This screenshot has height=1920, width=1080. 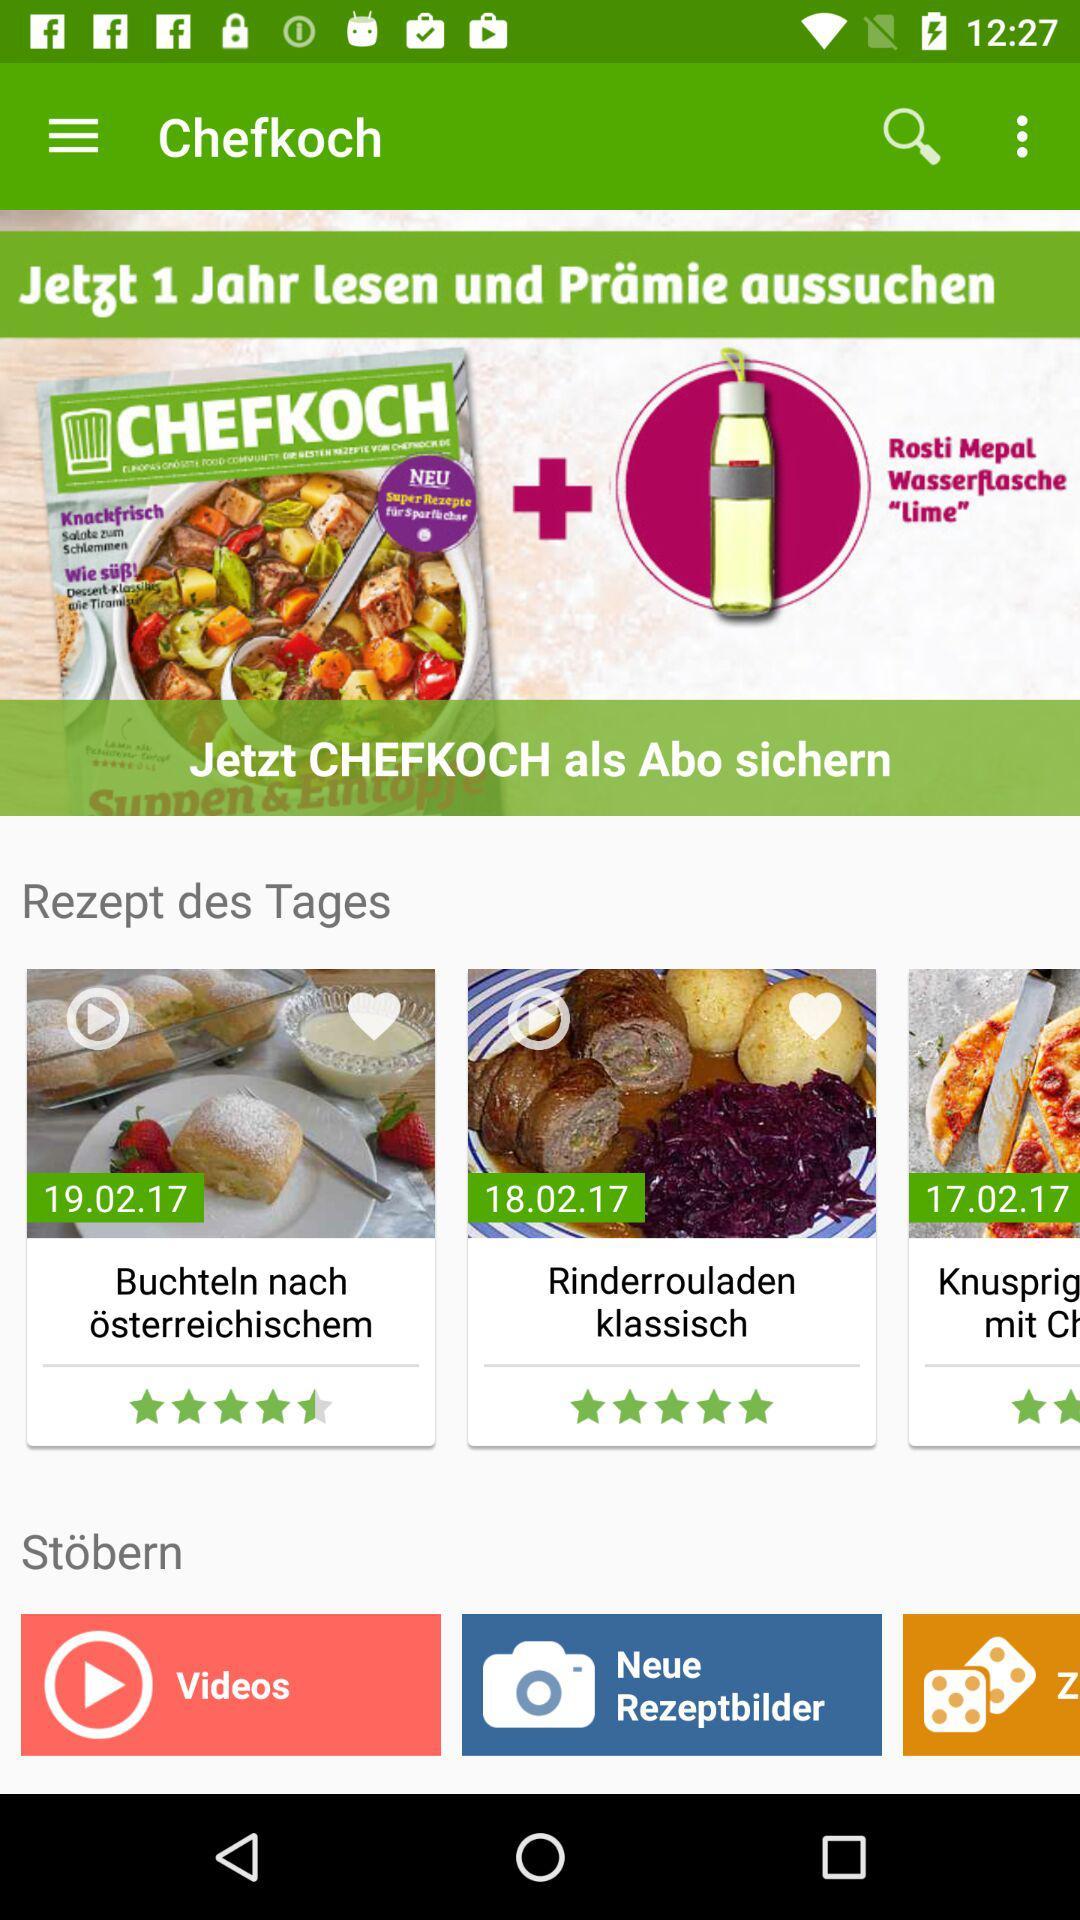 What do you see at coordinates (671, 1102) in the screenshot?
I see `the second image under rezept des tages` at bounding box center [671, 1102].